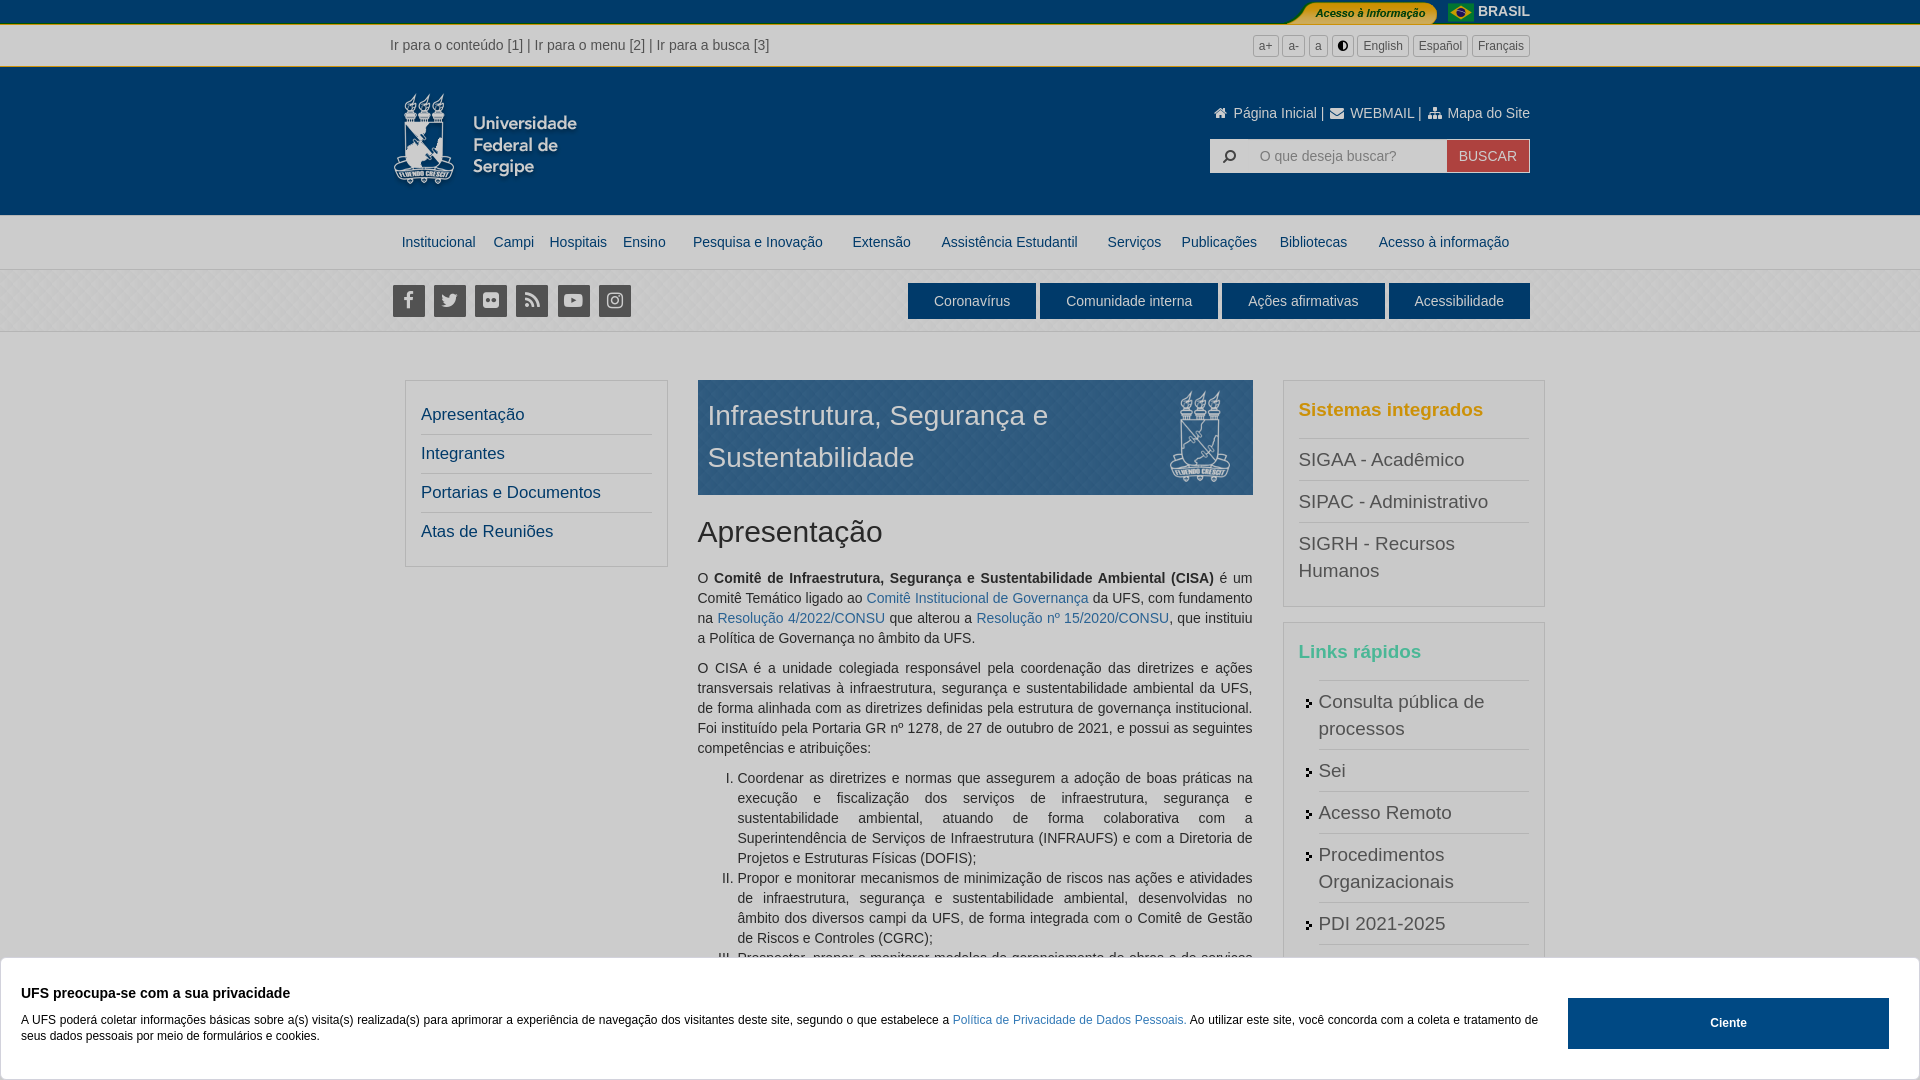 This screenshot has height=1080, width=1920. I want to click on 'Instagram', so click(613, 300).